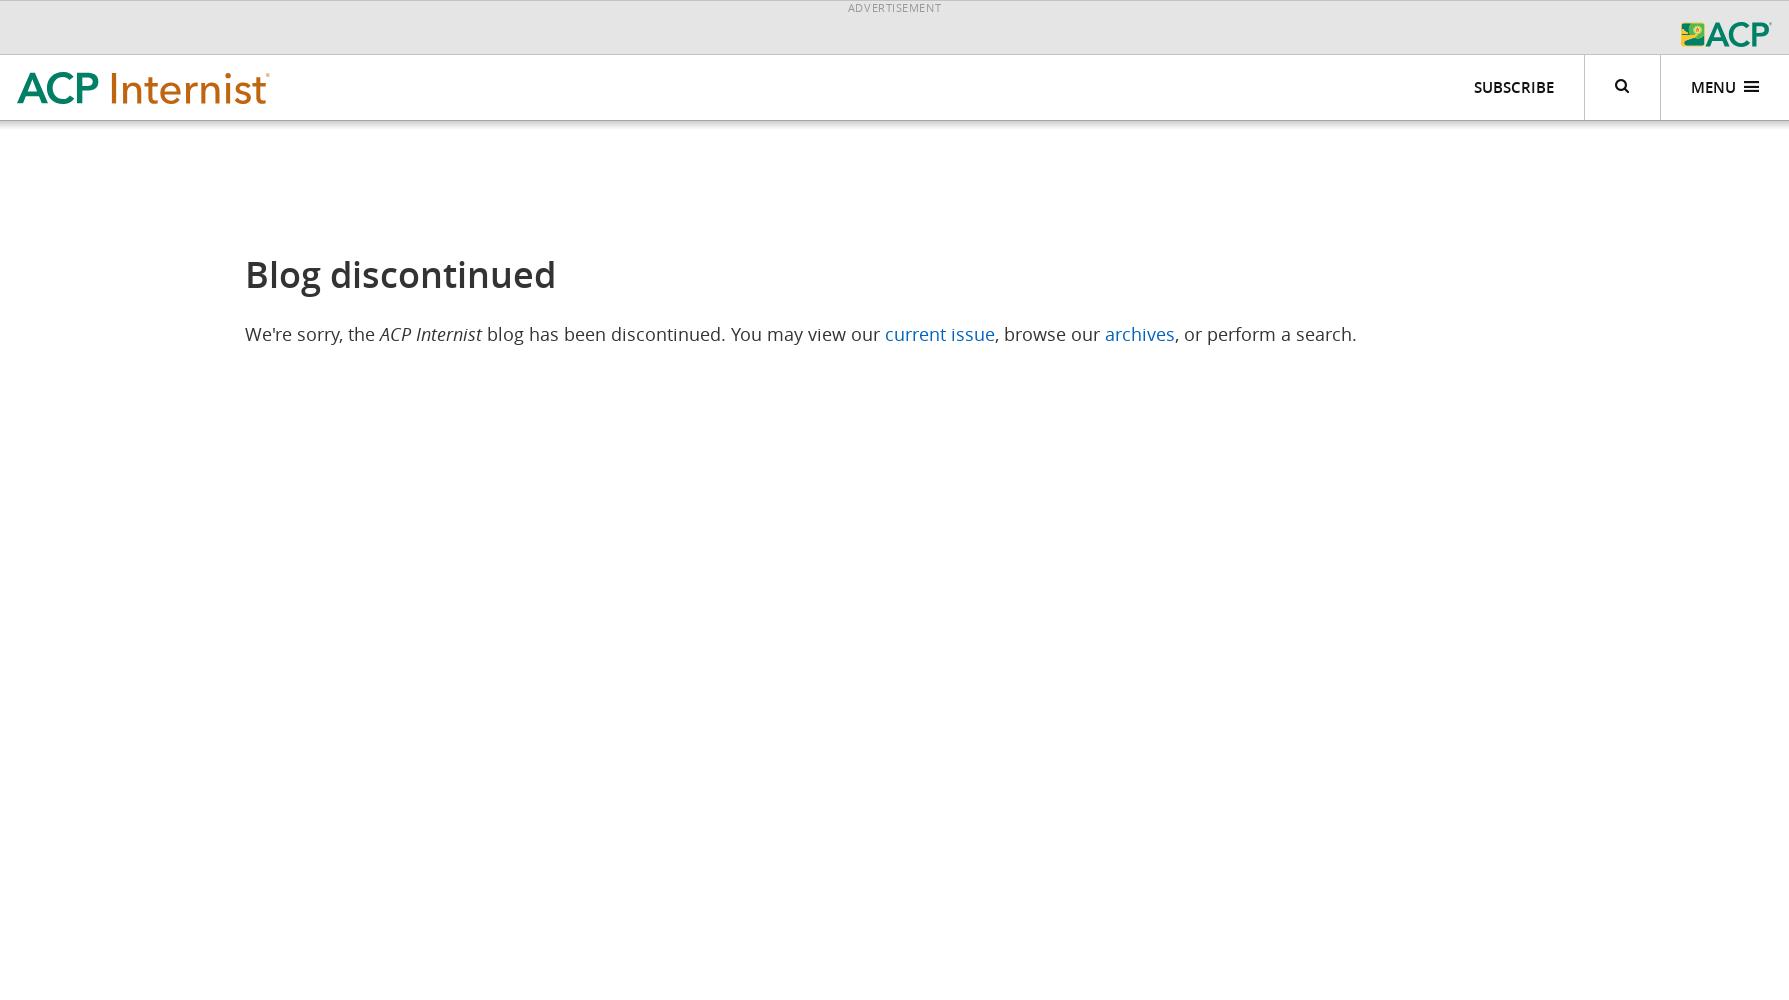 The image size is (1789, 1000). Describe the element at coordinates (1102, 333) in the screenshot. I see `'archives'` at that location.